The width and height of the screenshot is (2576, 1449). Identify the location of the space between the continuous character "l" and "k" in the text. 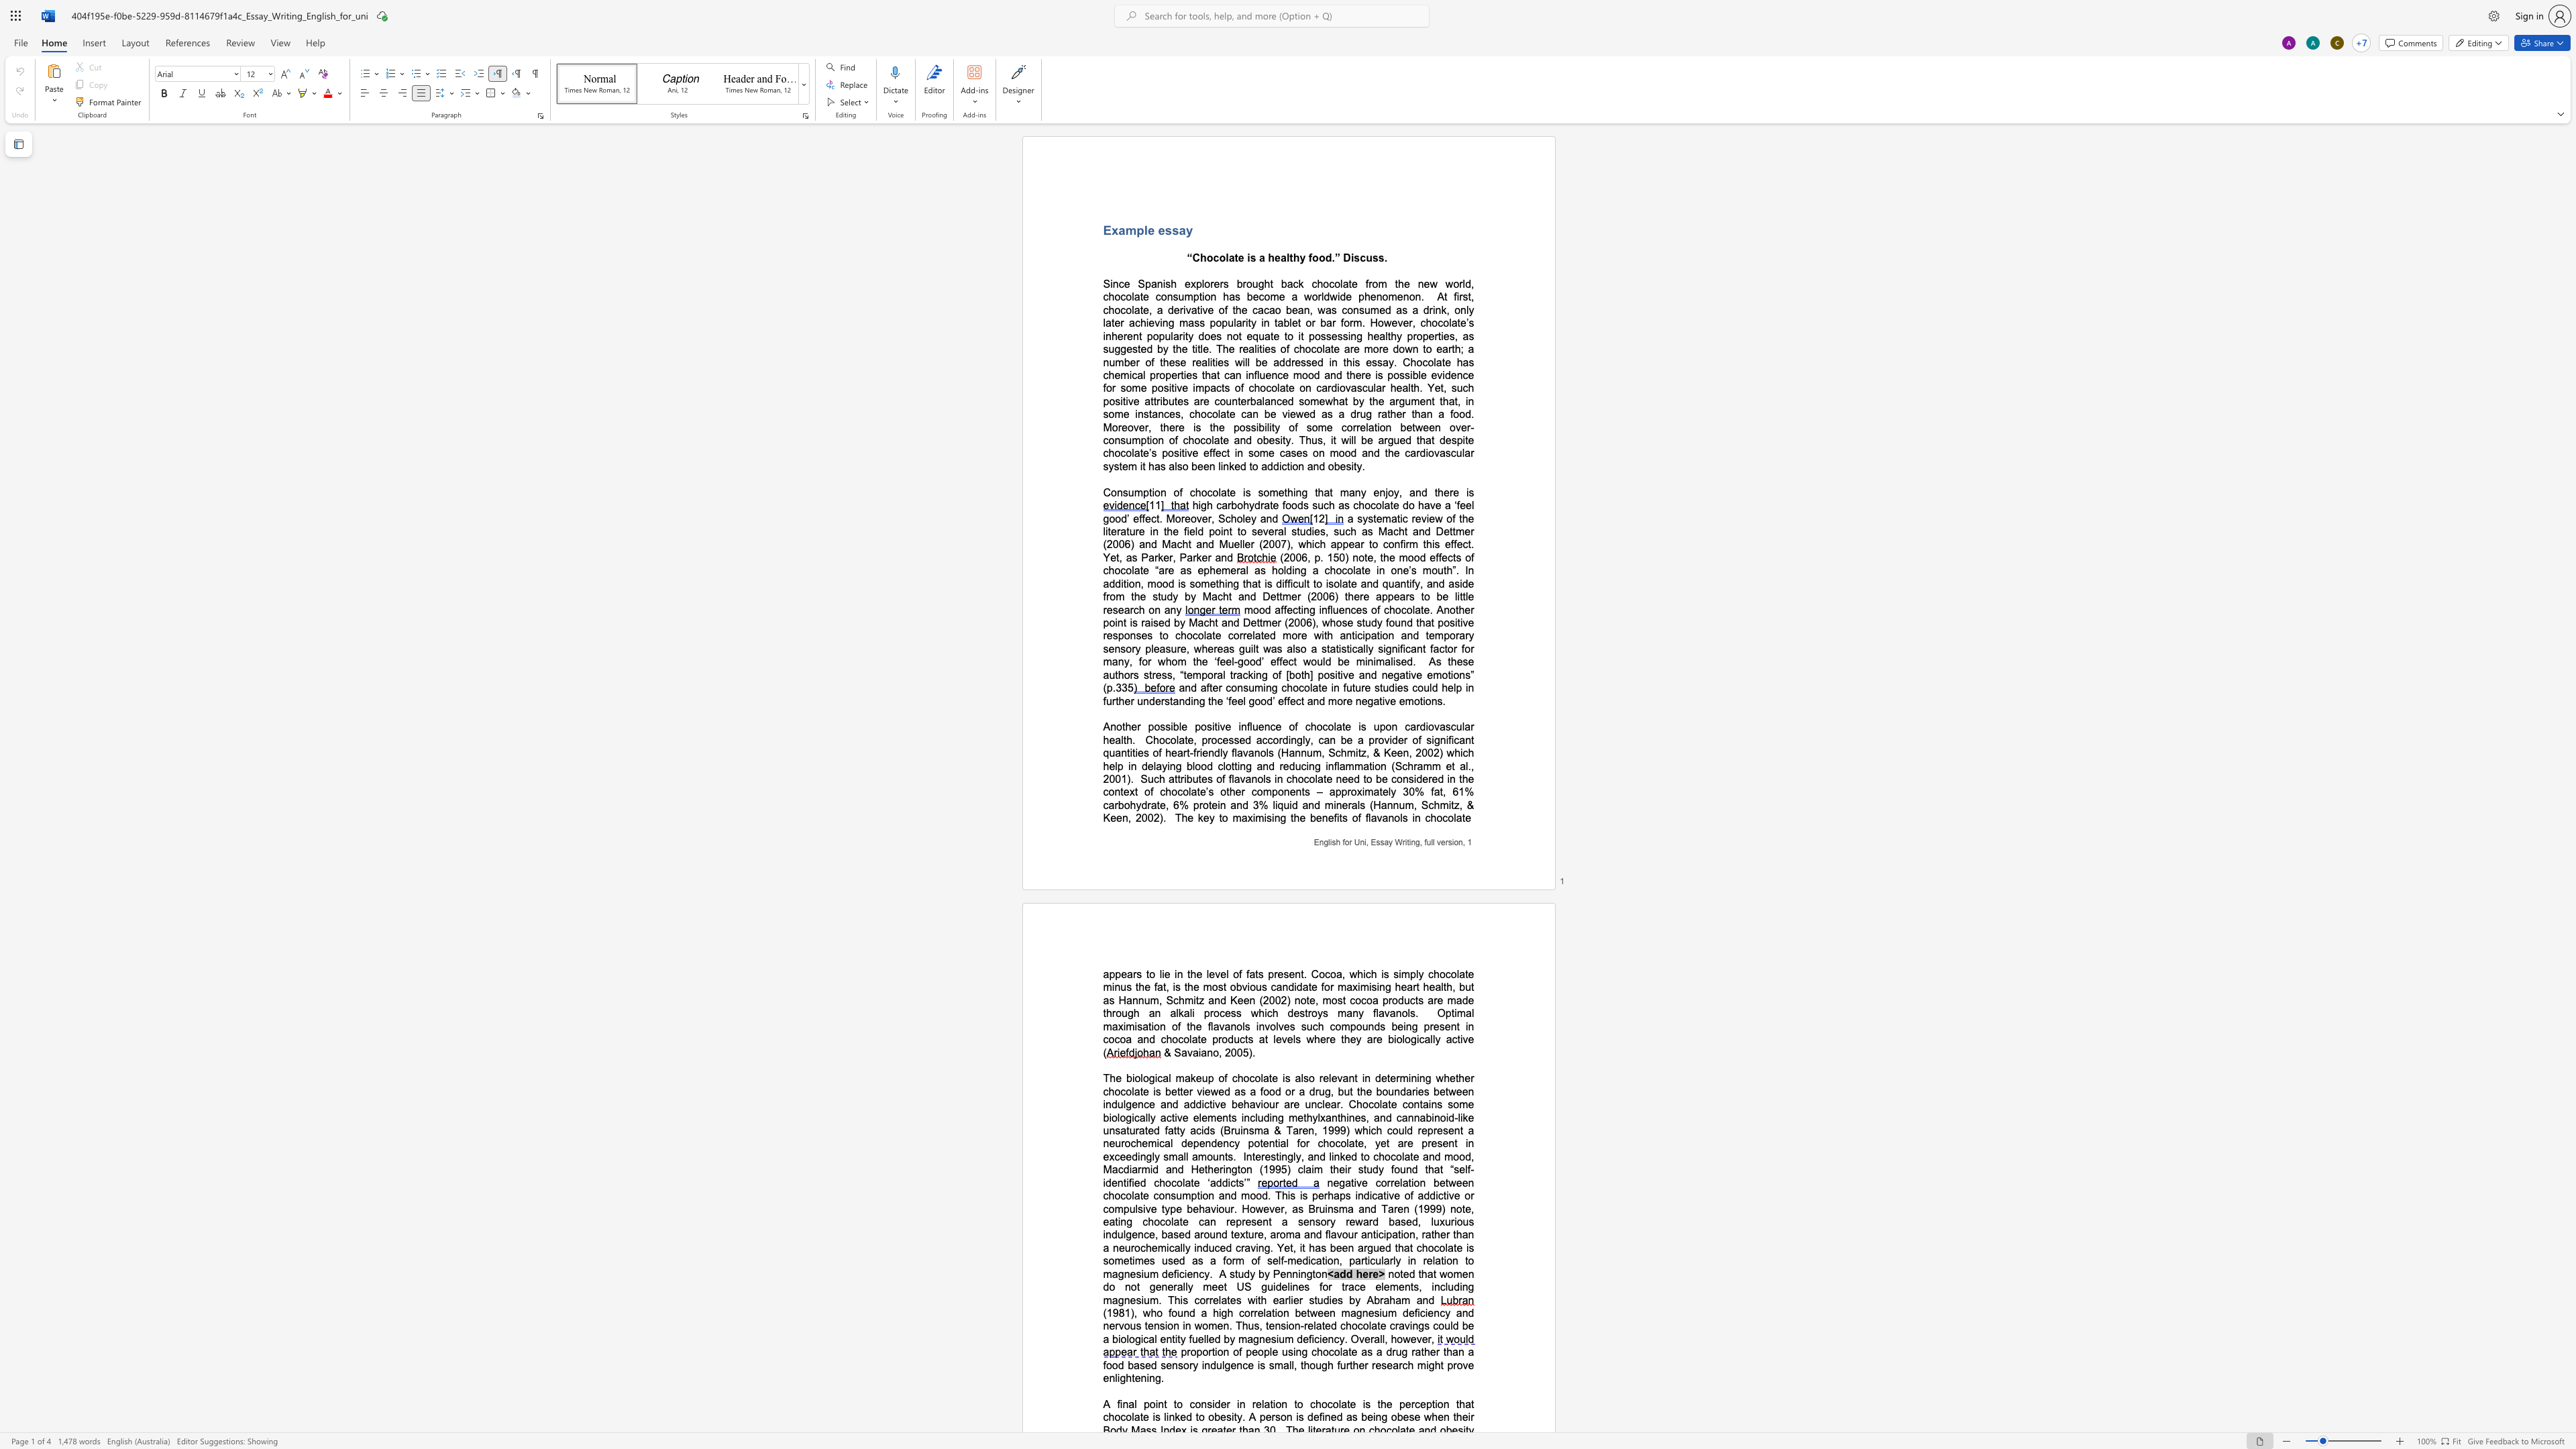
(1177, 1012).